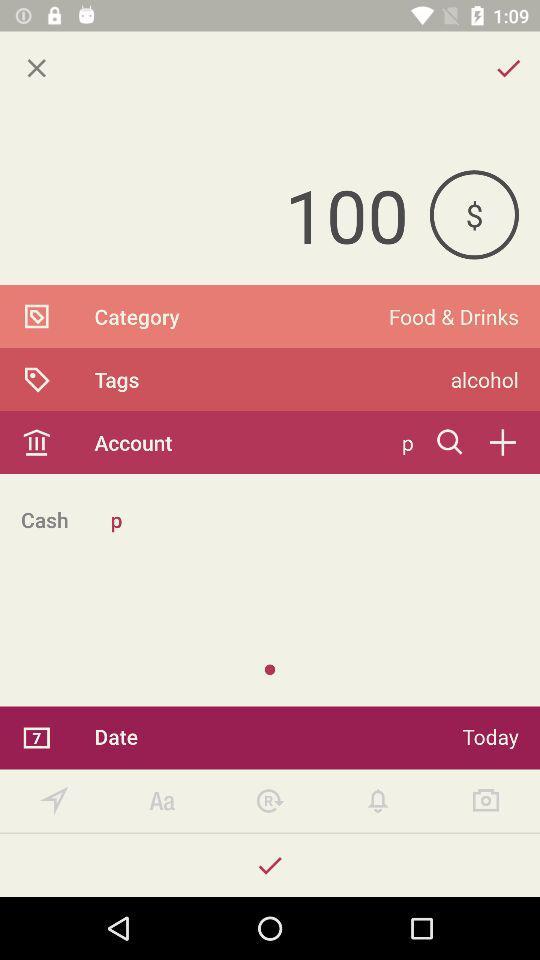 The image size is (540, 960). I want to click on bank account, so click(501, 442).